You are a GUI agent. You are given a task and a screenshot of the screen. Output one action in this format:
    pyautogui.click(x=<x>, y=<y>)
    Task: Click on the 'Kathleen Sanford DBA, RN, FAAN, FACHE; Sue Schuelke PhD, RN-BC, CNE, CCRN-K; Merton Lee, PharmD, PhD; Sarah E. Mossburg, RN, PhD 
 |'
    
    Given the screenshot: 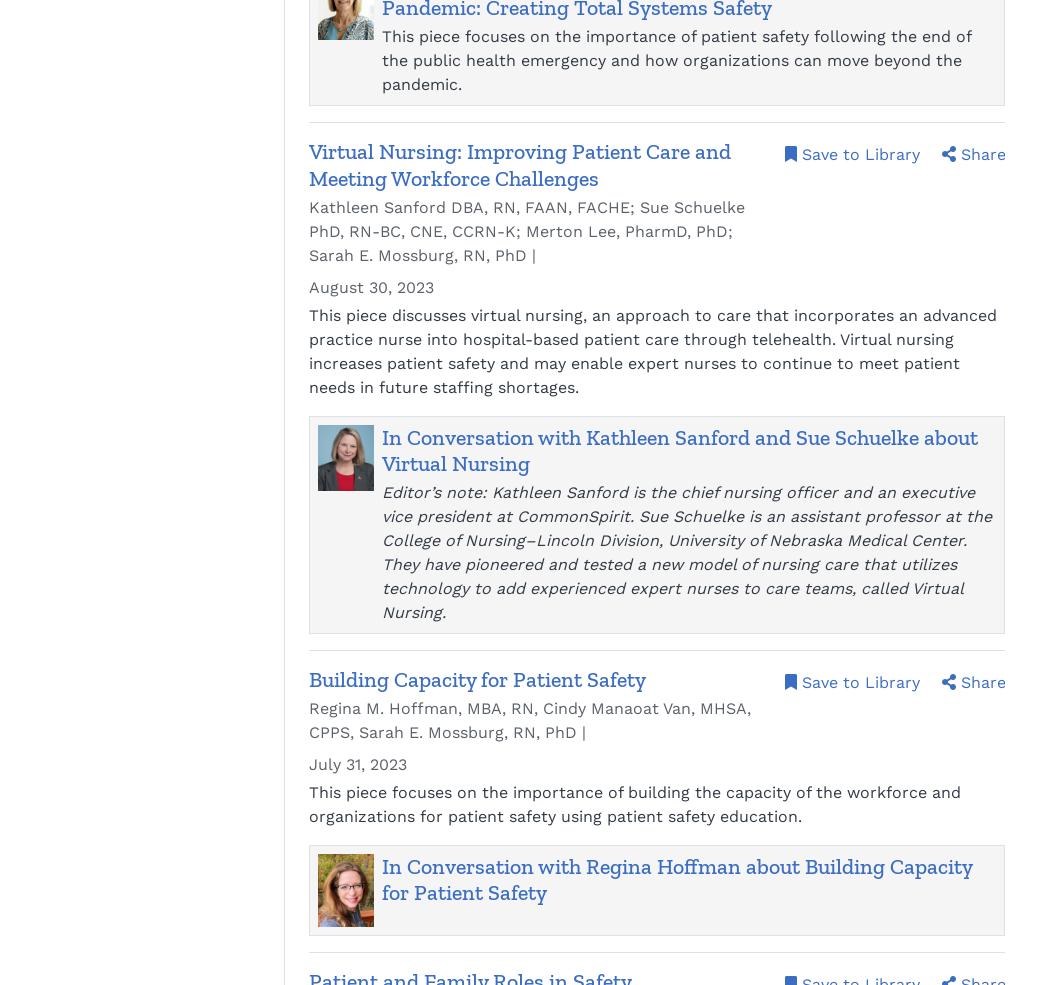 What is the action you would take?
    pyautogui.click(x=526, y=229)
    